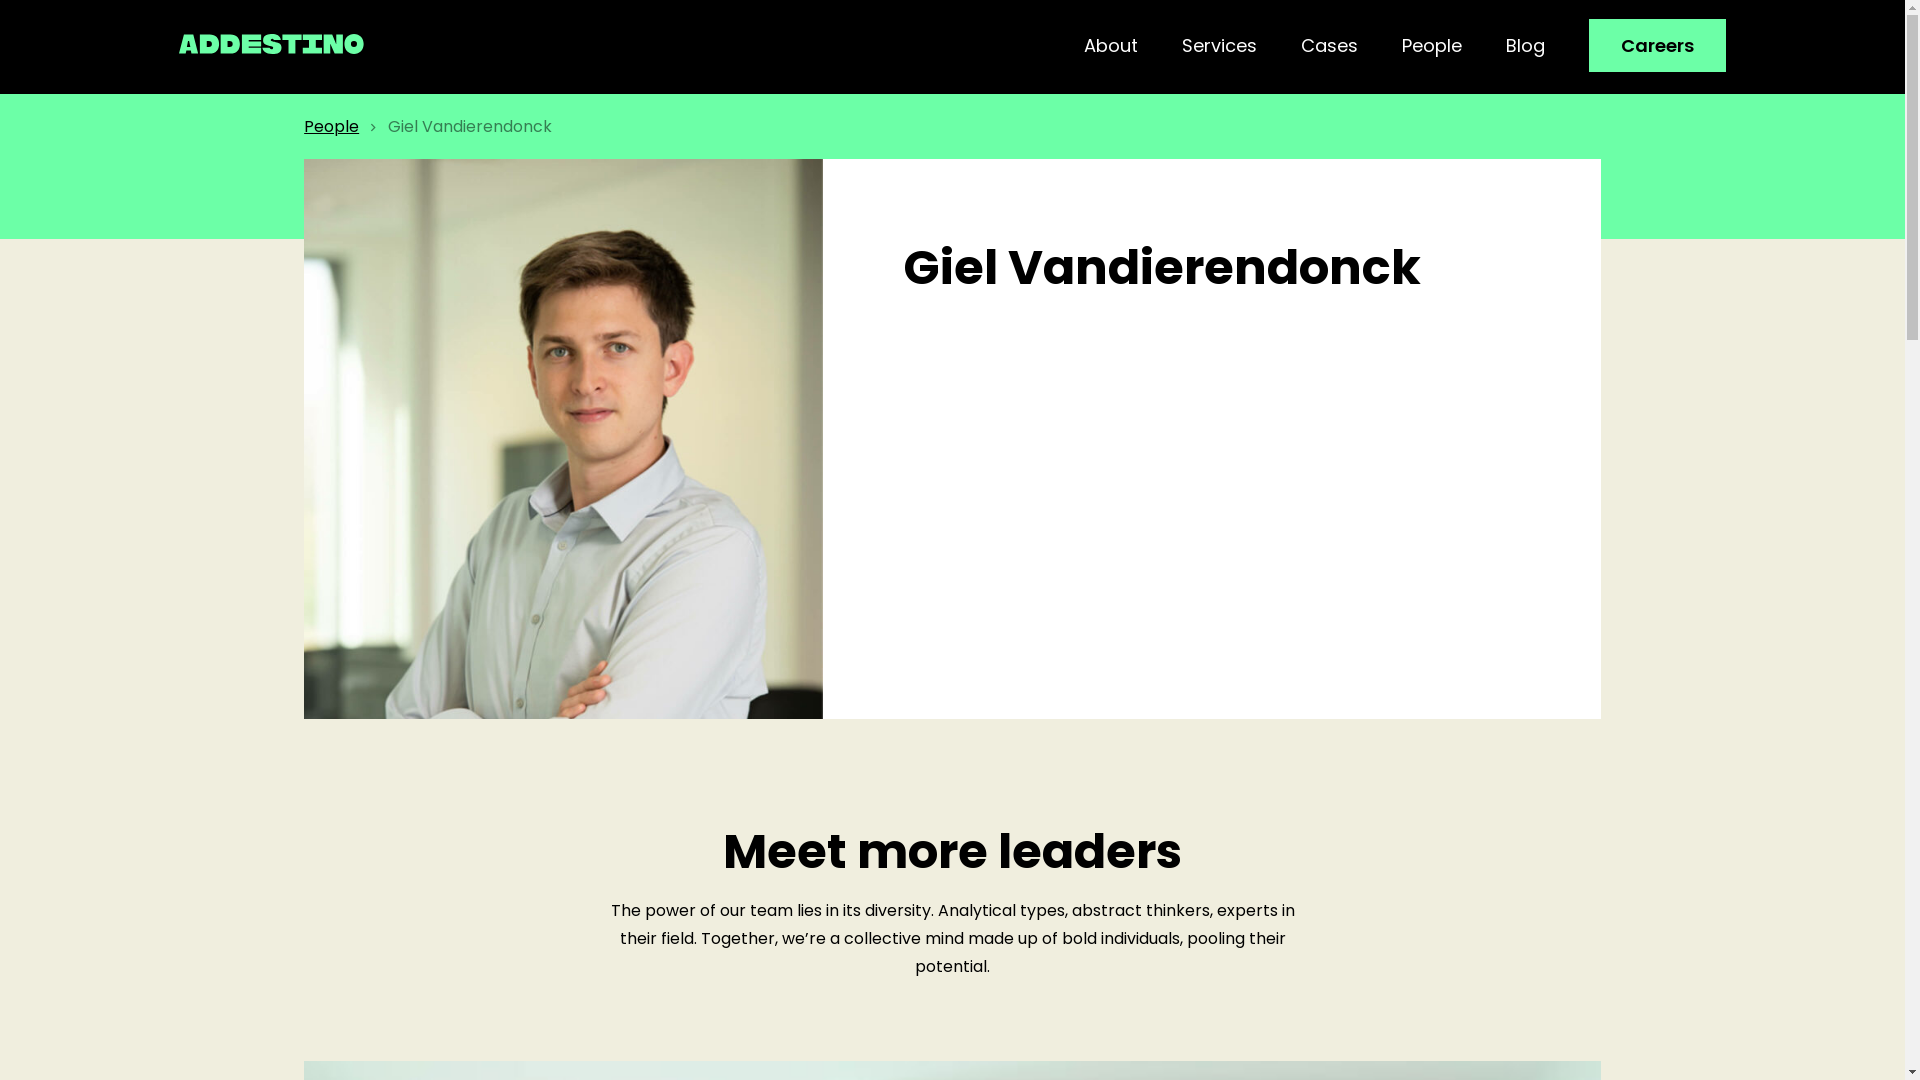 The image size is (1920, 1080). Describe the element at coordinates (1835, 1044) in the screenshot. I see `'Accept All'` at that location.